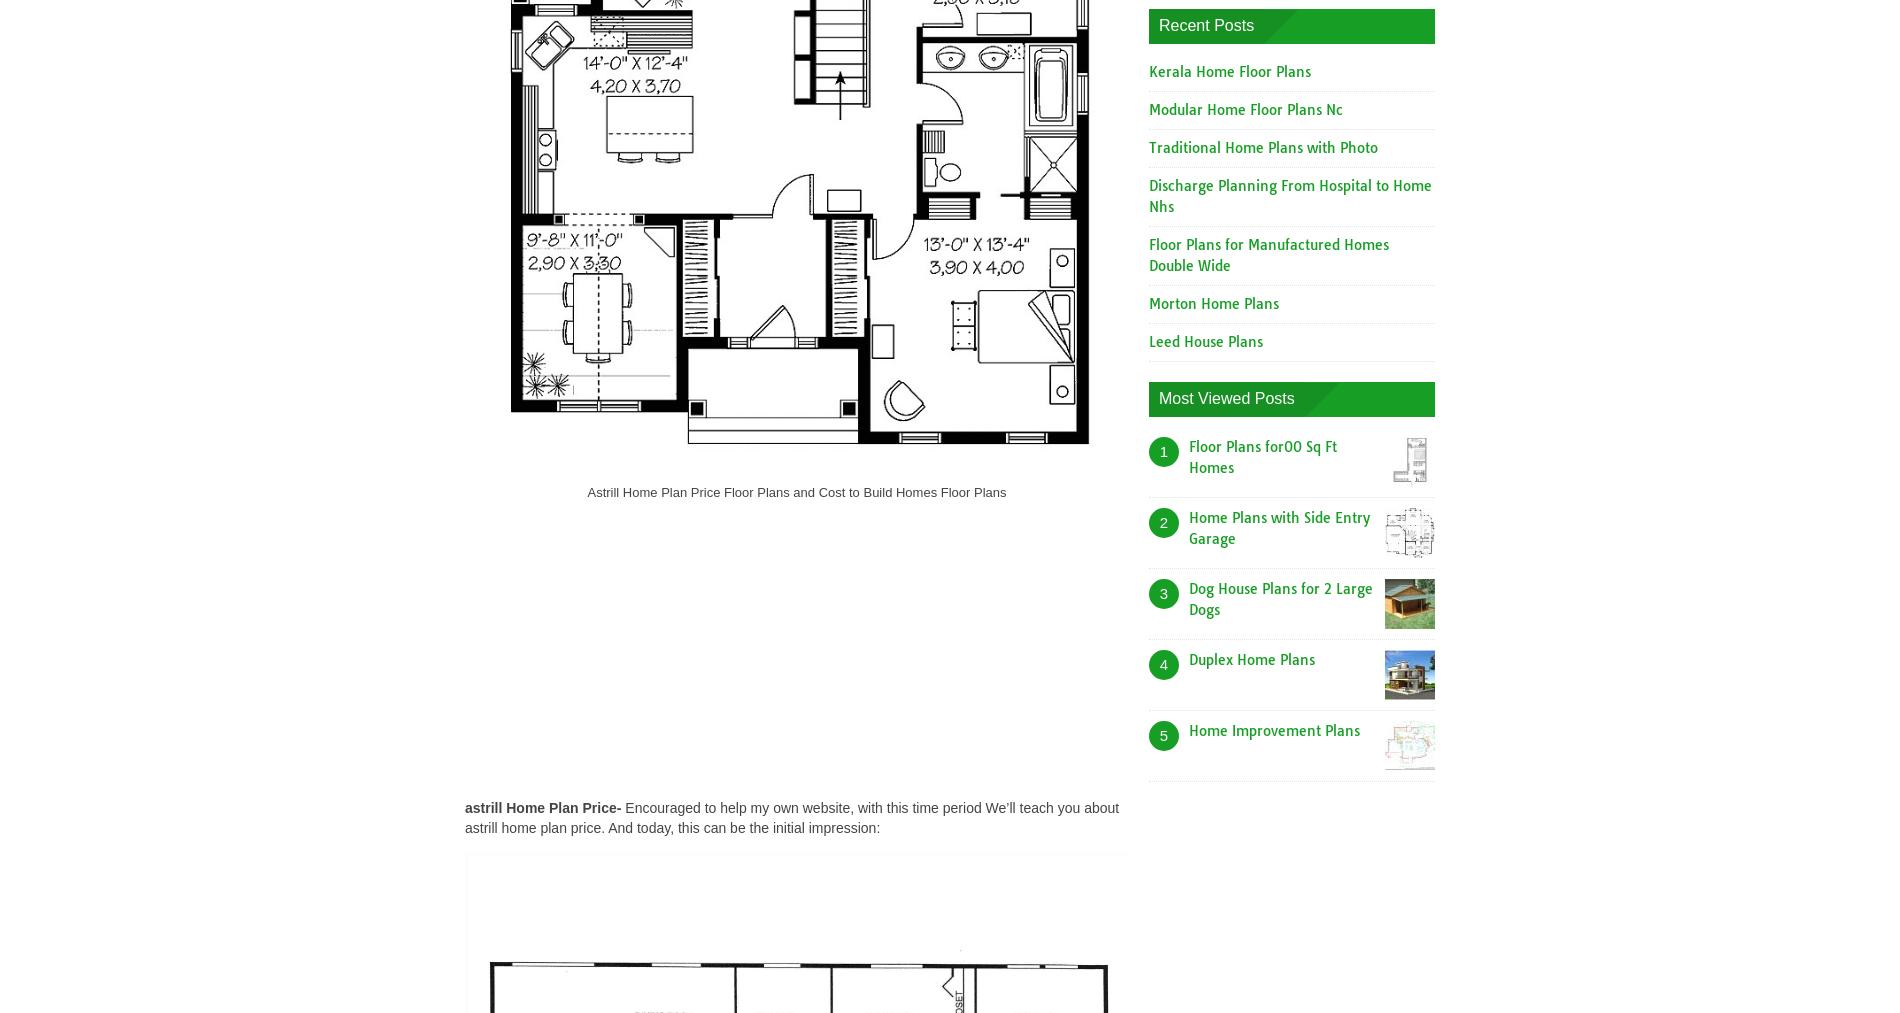 This screenshot has width=1900, height=1013. I want to click on 'Home Plans with Side Entry Garage', so click(1278, 527).